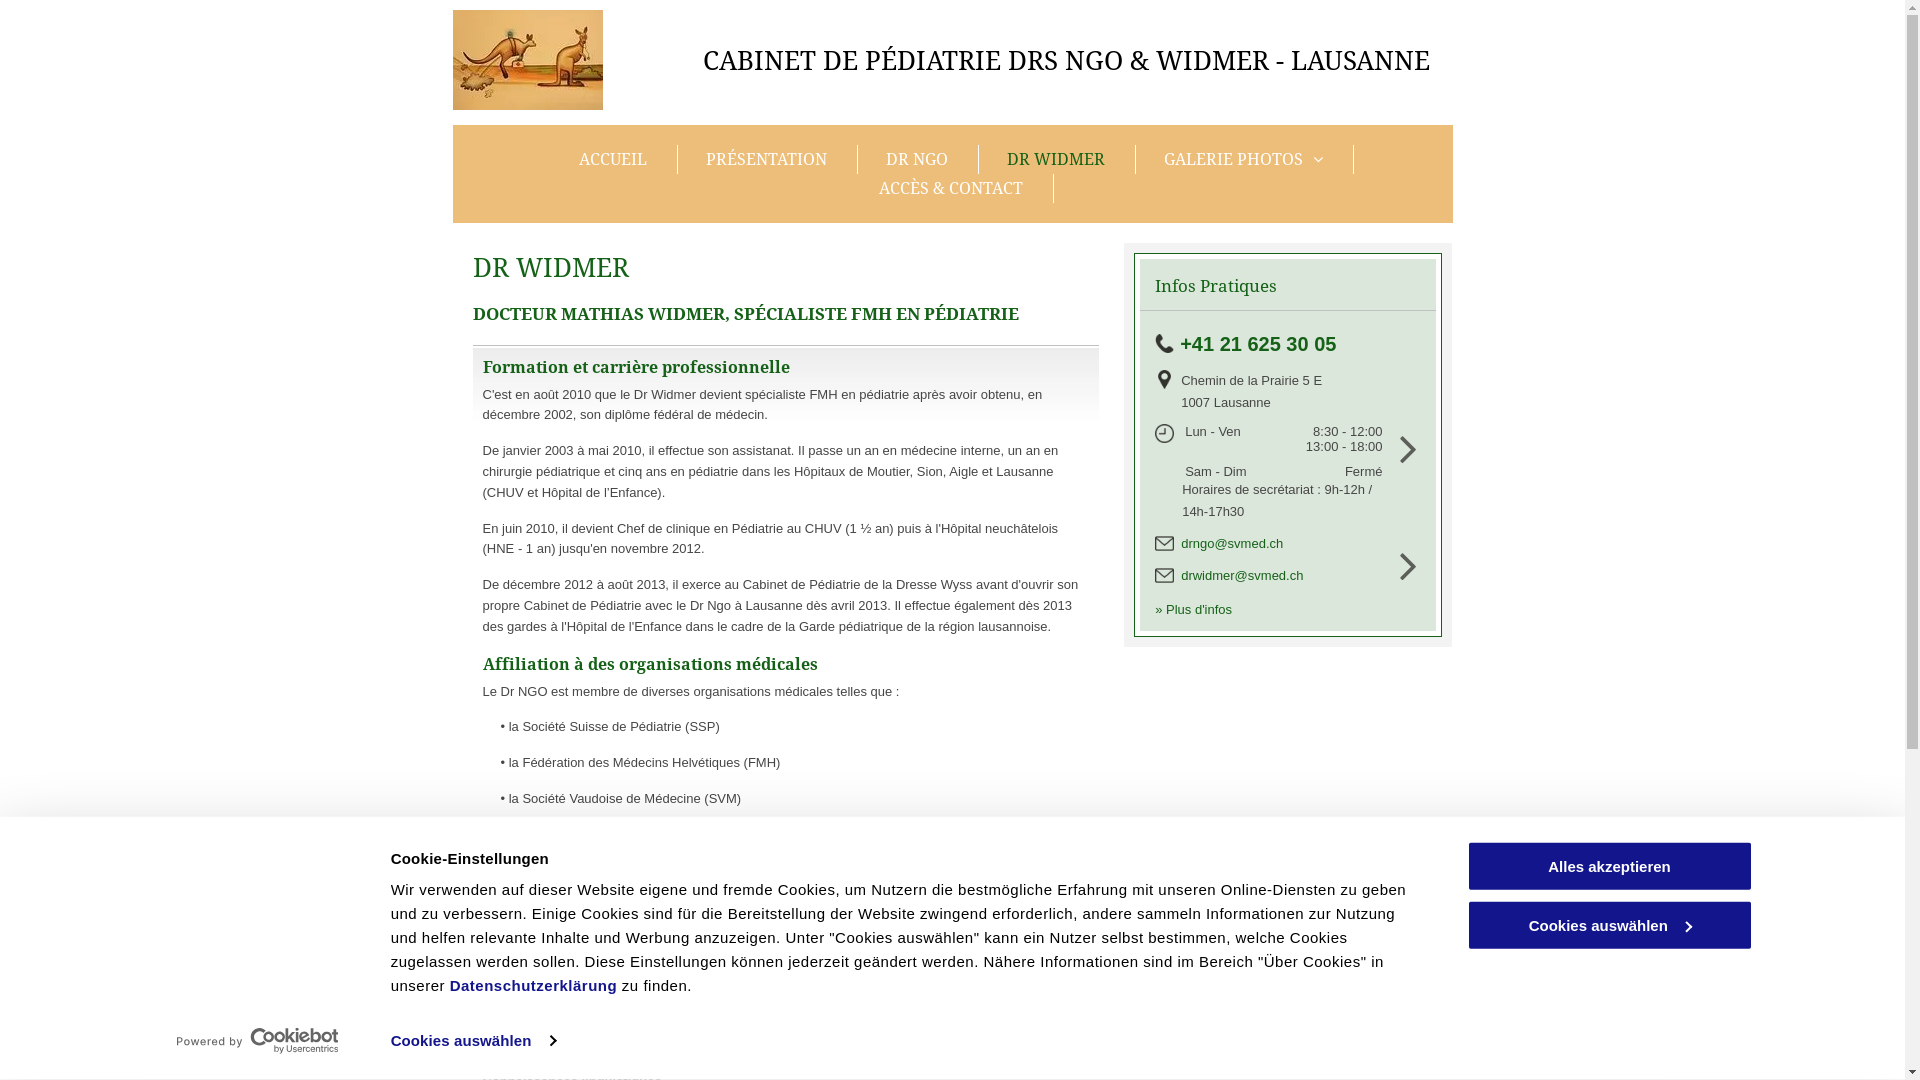 The image size is (1920, 1080). Describe the element at coordinates (1243, 158) in the screenshot. I see `'GALERIE PHOTOS'` at that location.